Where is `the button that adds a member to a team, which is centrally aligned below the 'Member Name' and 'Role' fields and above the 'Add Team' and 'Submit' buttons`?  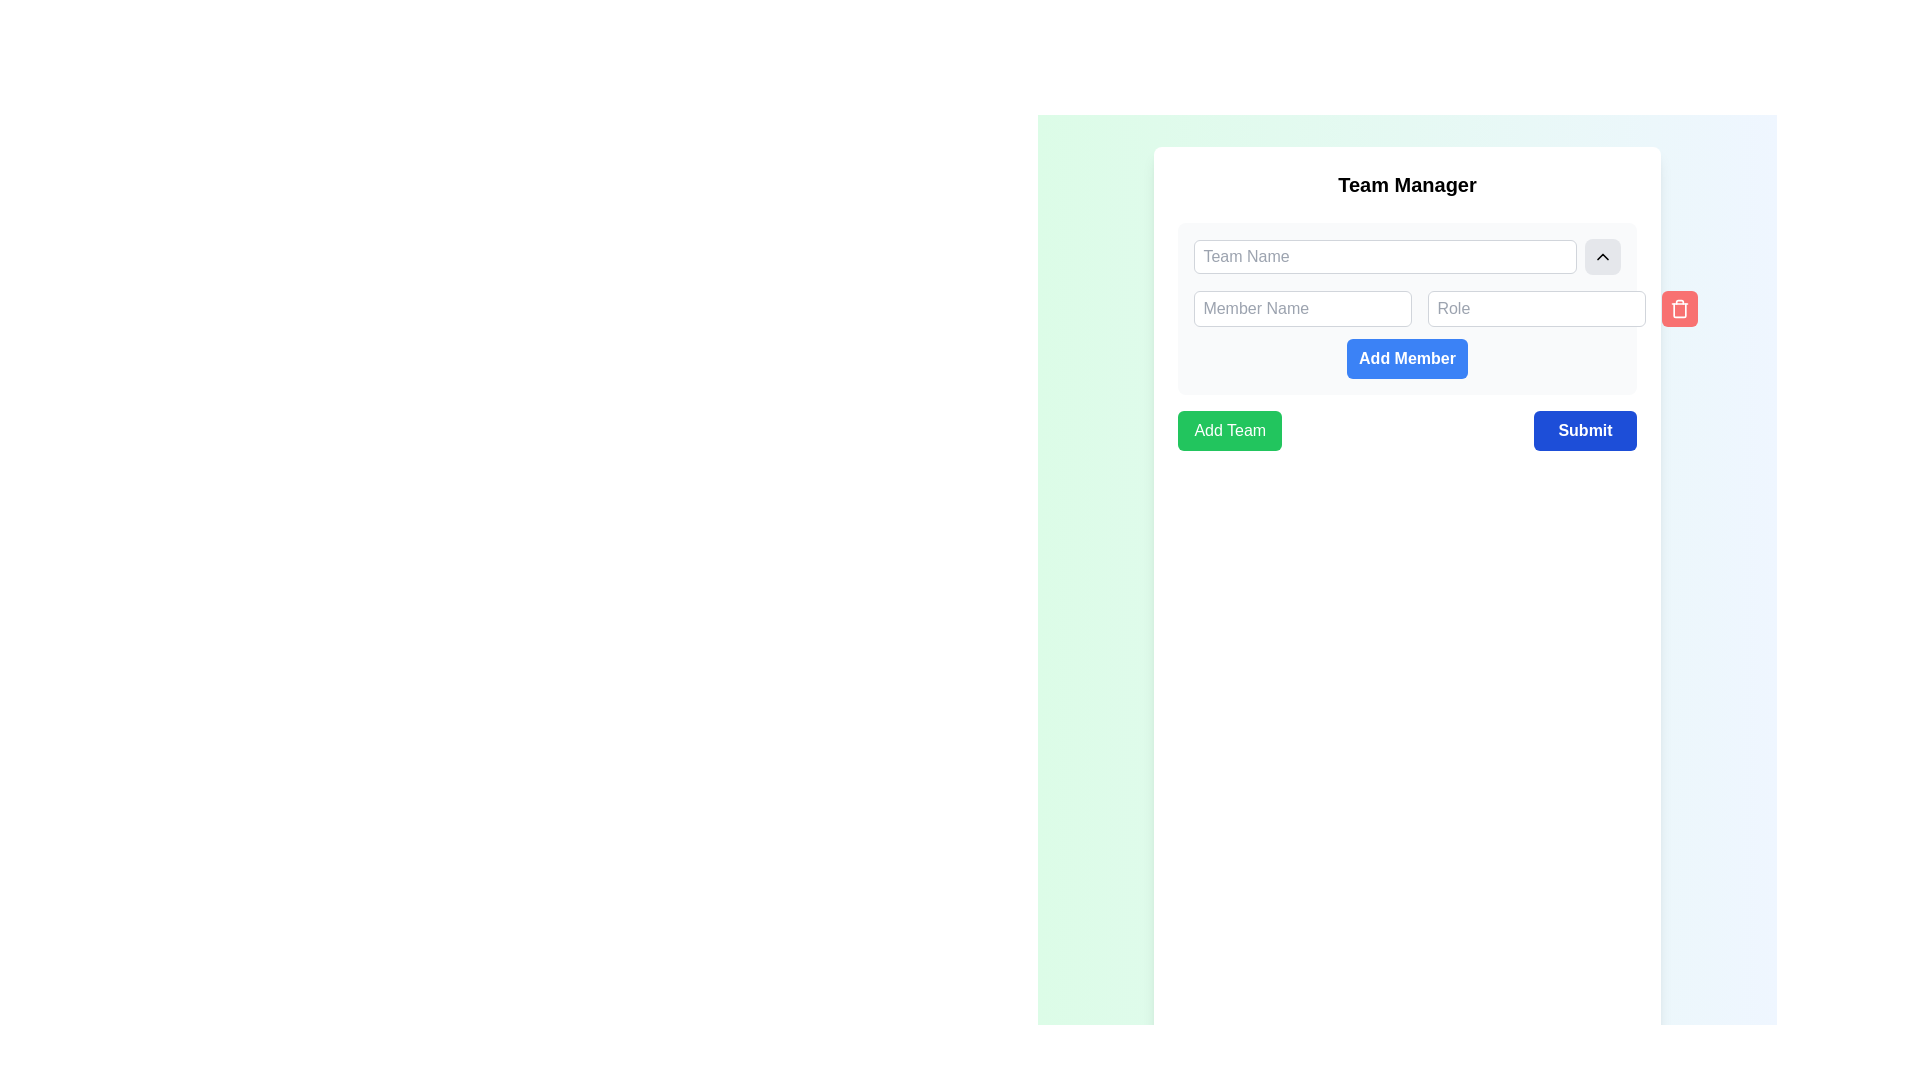
the button that adds a member to a team, which is centrally aligned below the 'Member Name' and 'Role' fields and above the 'Add Team' and 'Submit' buttons is located at coordinates (1406, 357).